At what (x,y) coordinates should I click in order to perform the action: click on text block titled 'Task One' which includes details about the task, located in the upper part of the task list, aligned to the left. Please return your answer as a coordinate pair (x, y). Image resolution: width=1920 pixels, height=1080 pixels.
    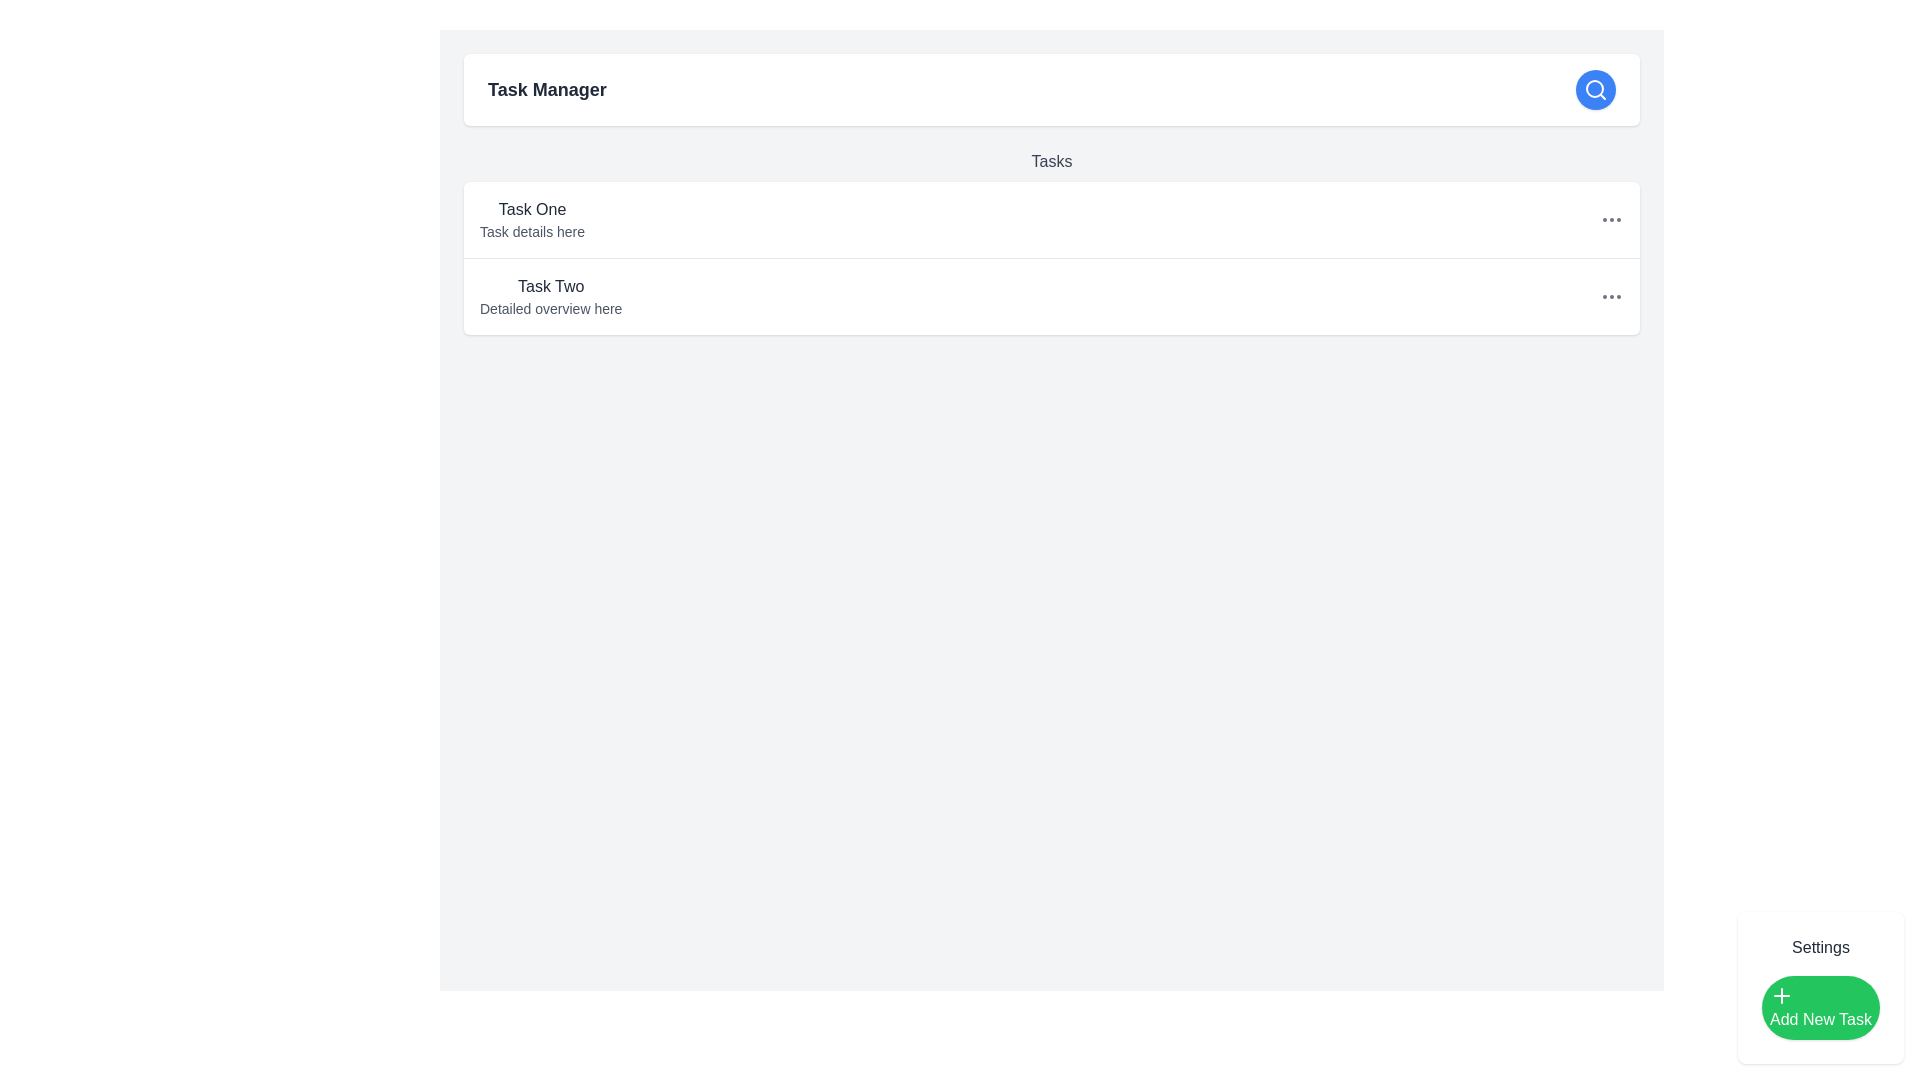
    Looking at the image, I should click on (532, 219).